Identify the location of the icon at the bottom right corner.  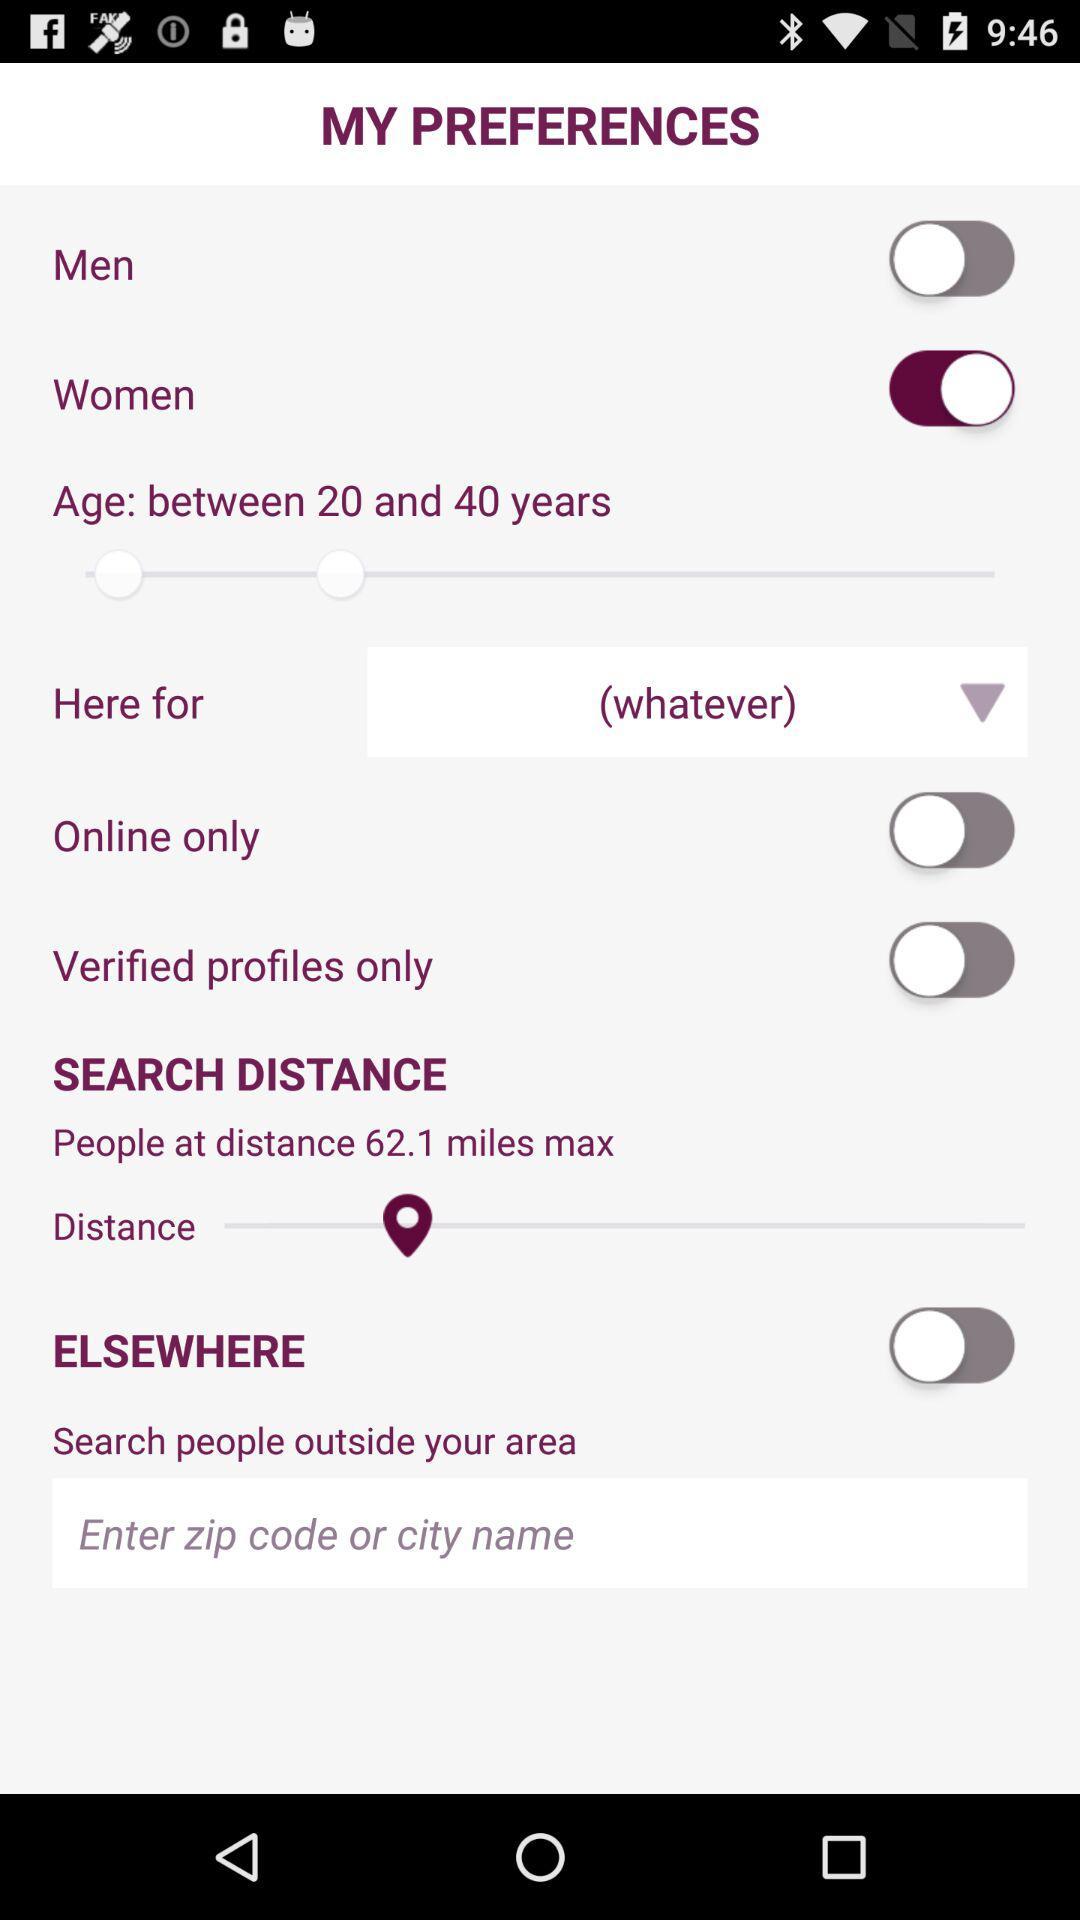
(952, 1349).